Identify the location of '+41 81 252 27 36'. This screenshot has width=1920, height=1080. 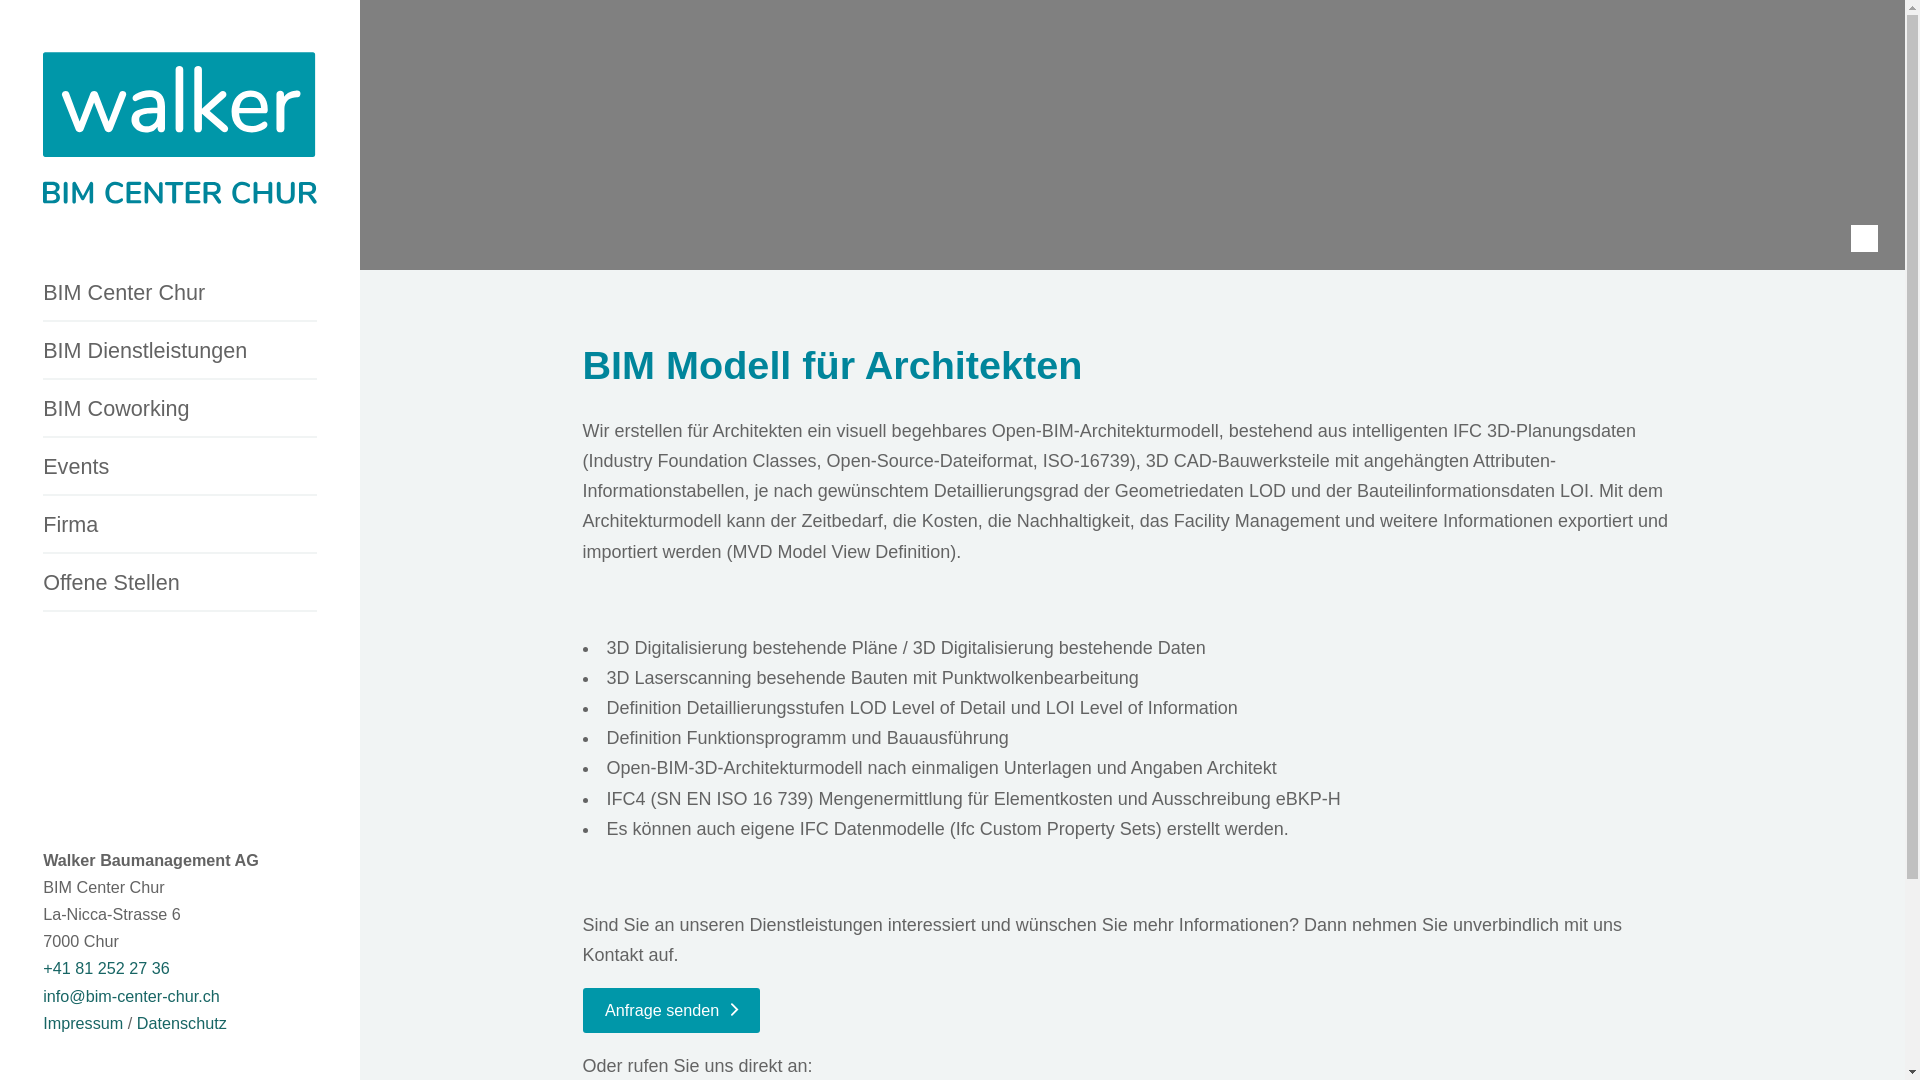
(104, 967).